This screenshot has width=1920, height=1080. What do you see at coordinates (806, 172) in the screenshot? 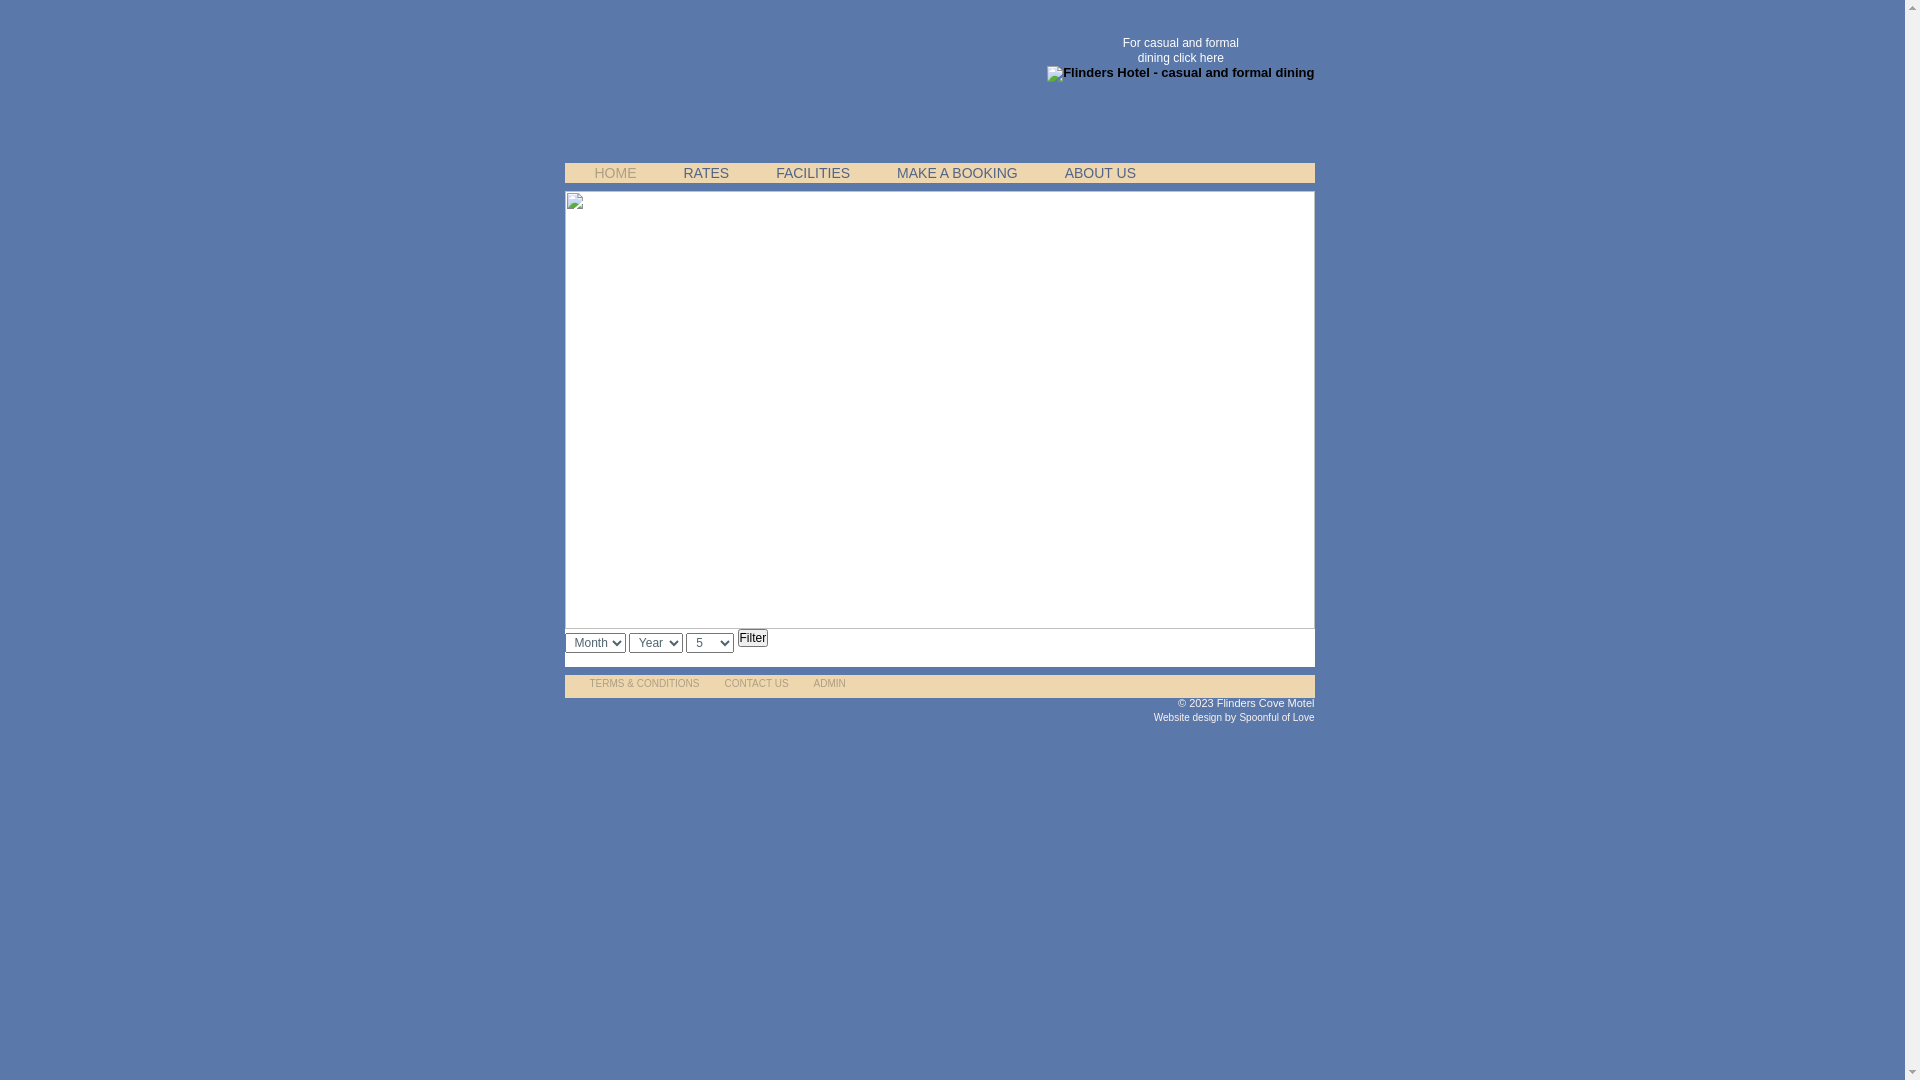
I see `'FACILITIES'` at bounding box center [806, 172].